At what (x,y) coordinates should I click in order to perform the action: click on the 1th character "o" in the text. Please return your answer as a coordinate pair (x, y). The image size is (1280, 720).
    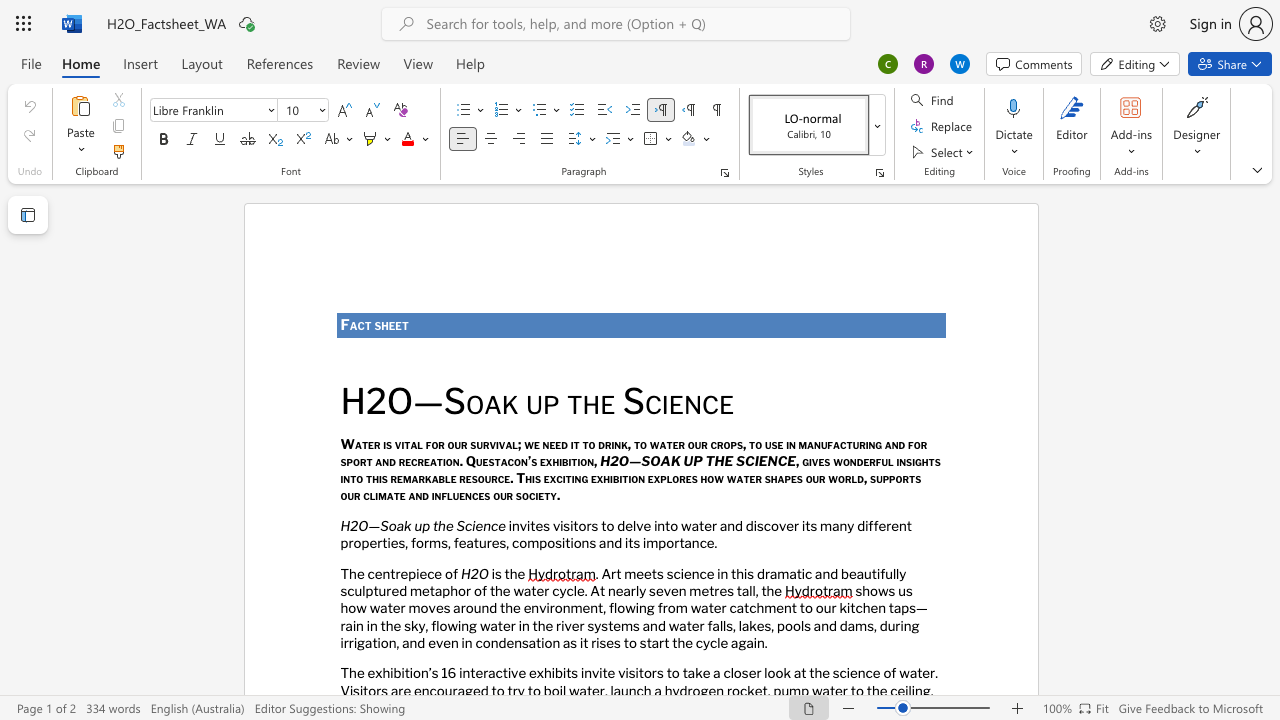
    Looking at the image, I should click on (442, 624).